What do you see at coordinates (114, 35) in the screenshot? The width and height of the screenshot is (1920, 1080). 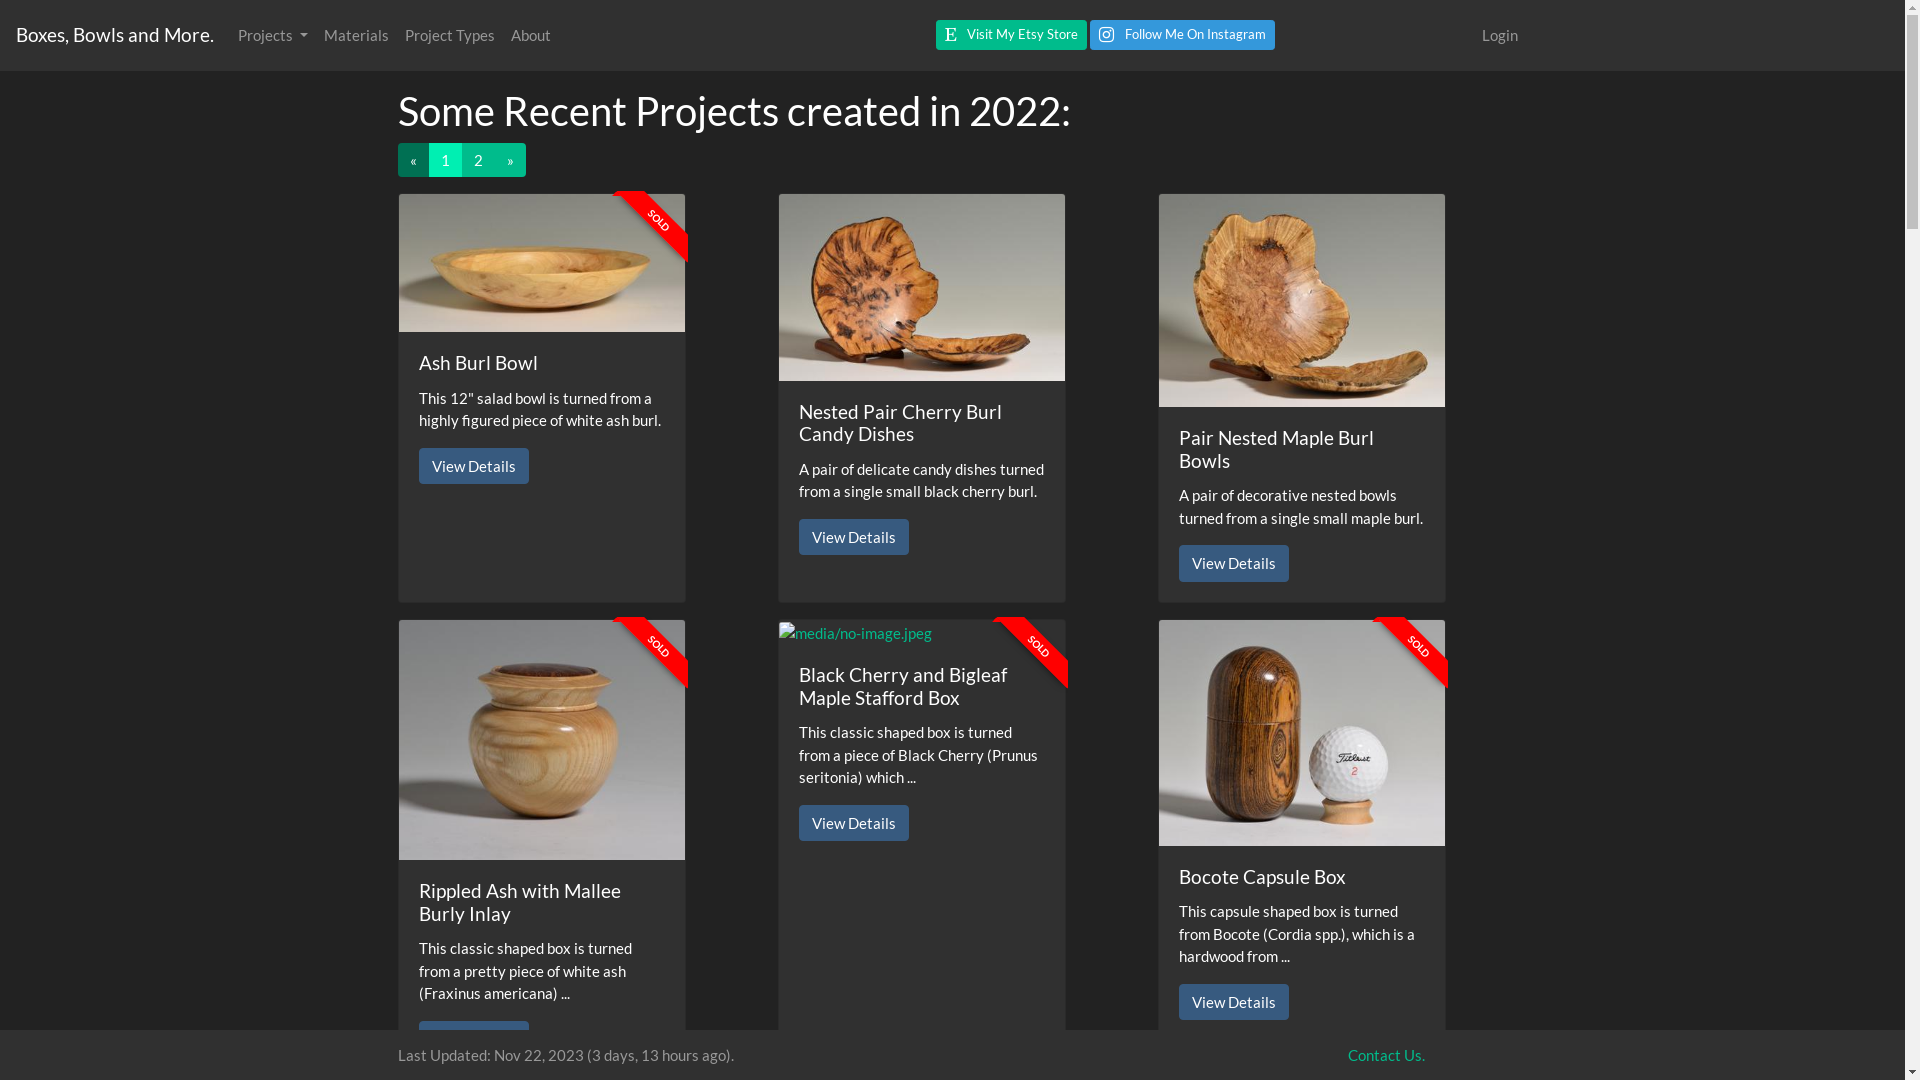 I see `'Boxes, Bowls and More.'` at bounding box center [114, 35].